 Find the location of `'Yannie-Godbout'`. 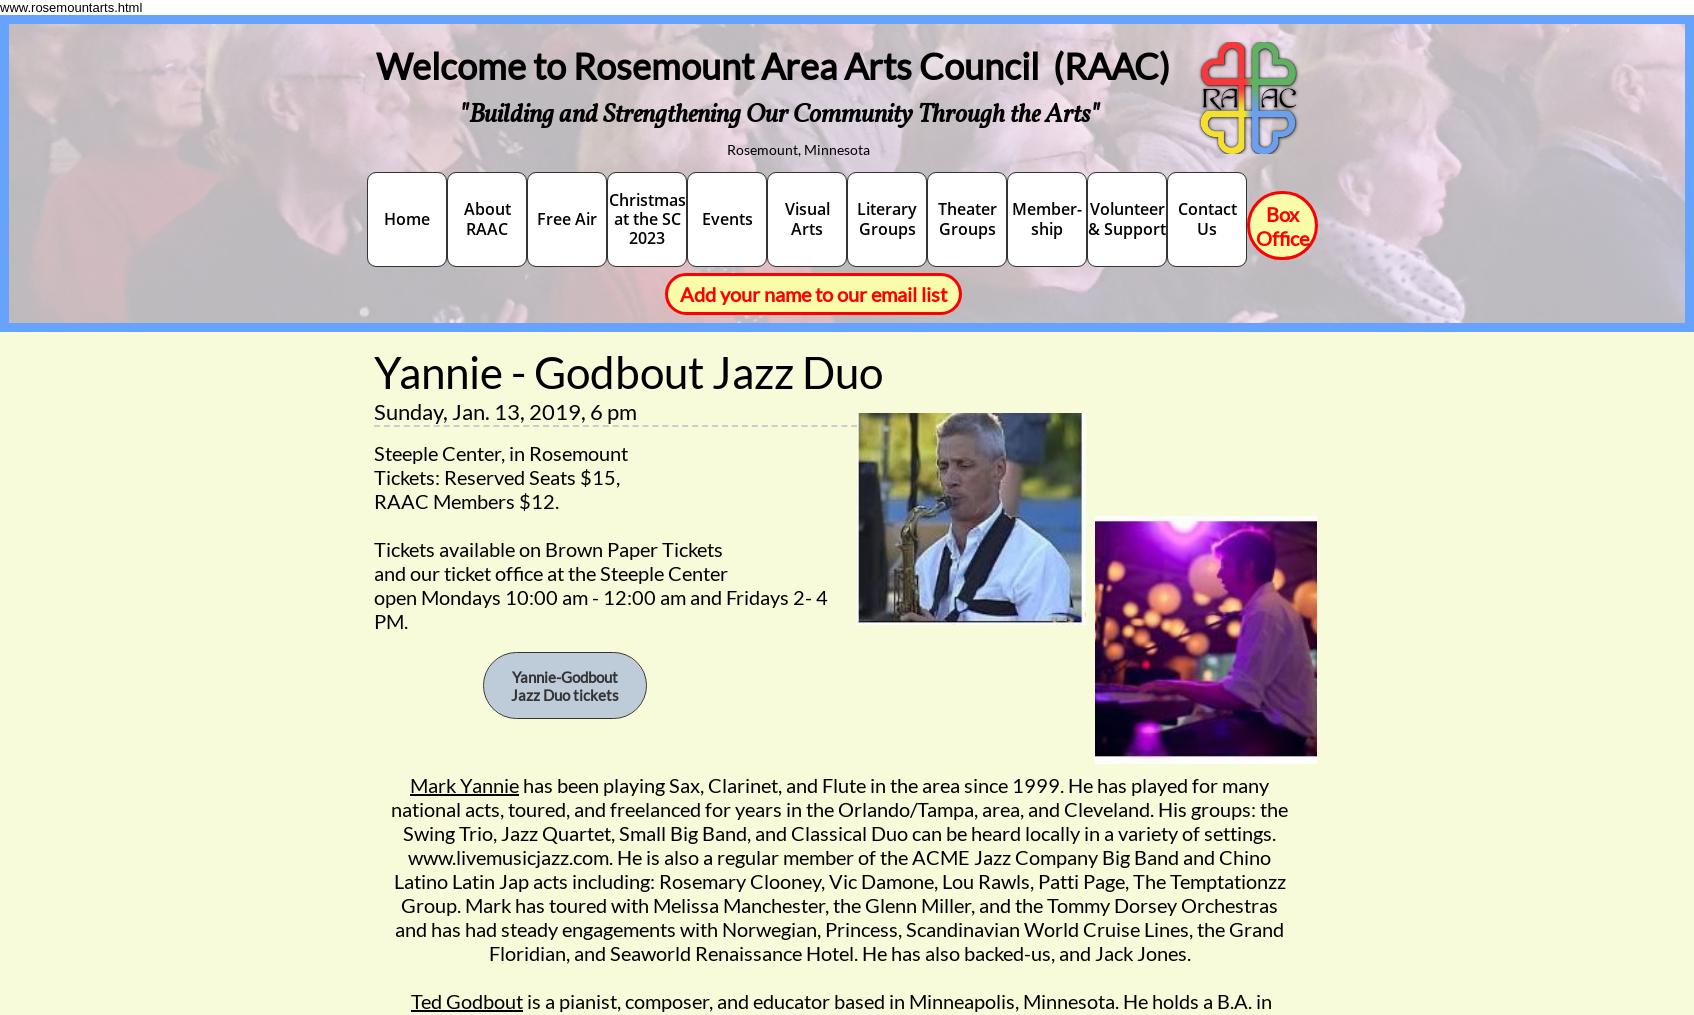

'Yannie-Godbout' is located at coordinates (564, 675).